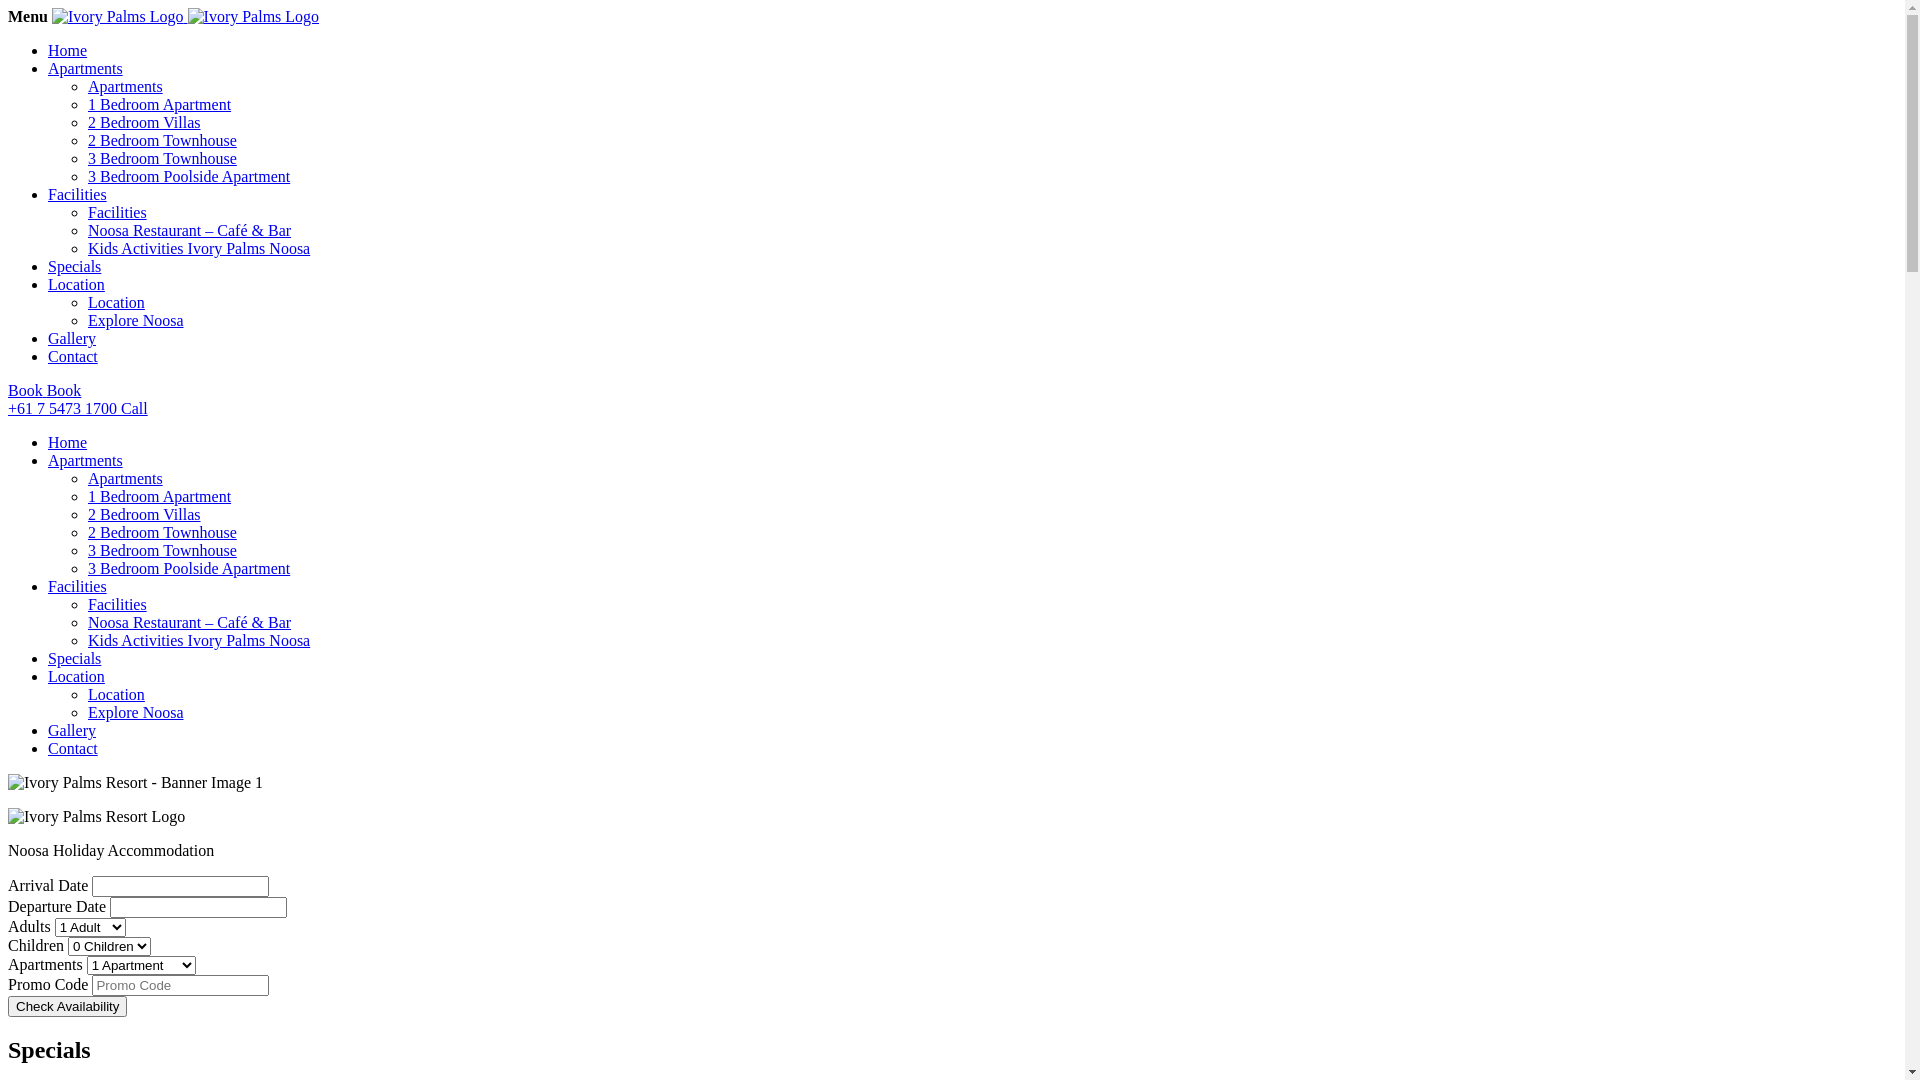  Describe the element at coordinates (72, 355) in the screenshot. I see `'Contact'` at that location.